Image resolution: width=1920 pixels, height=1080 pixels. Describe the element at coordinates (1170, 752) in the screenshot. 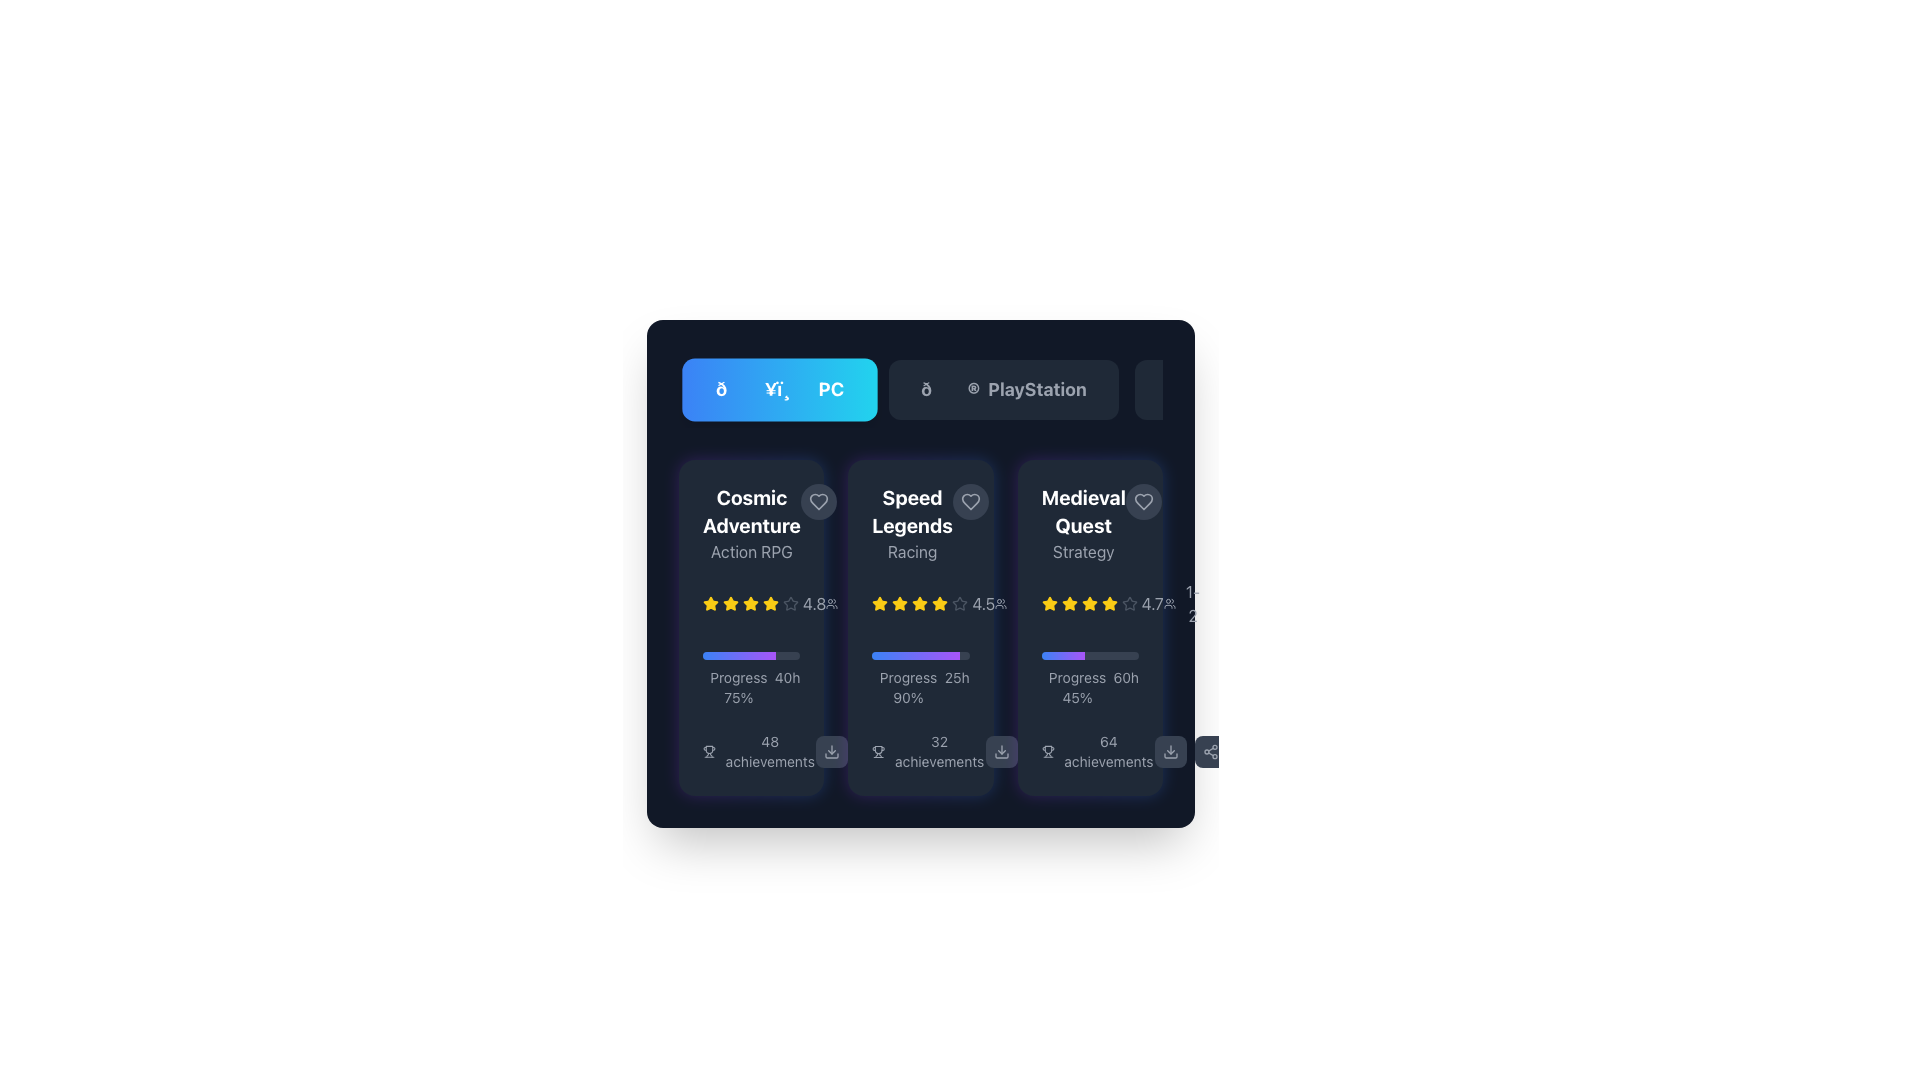

I see `the download button located in the bottom-right corner of the view, which is the first button from the left in a group of two buttons` at that location.